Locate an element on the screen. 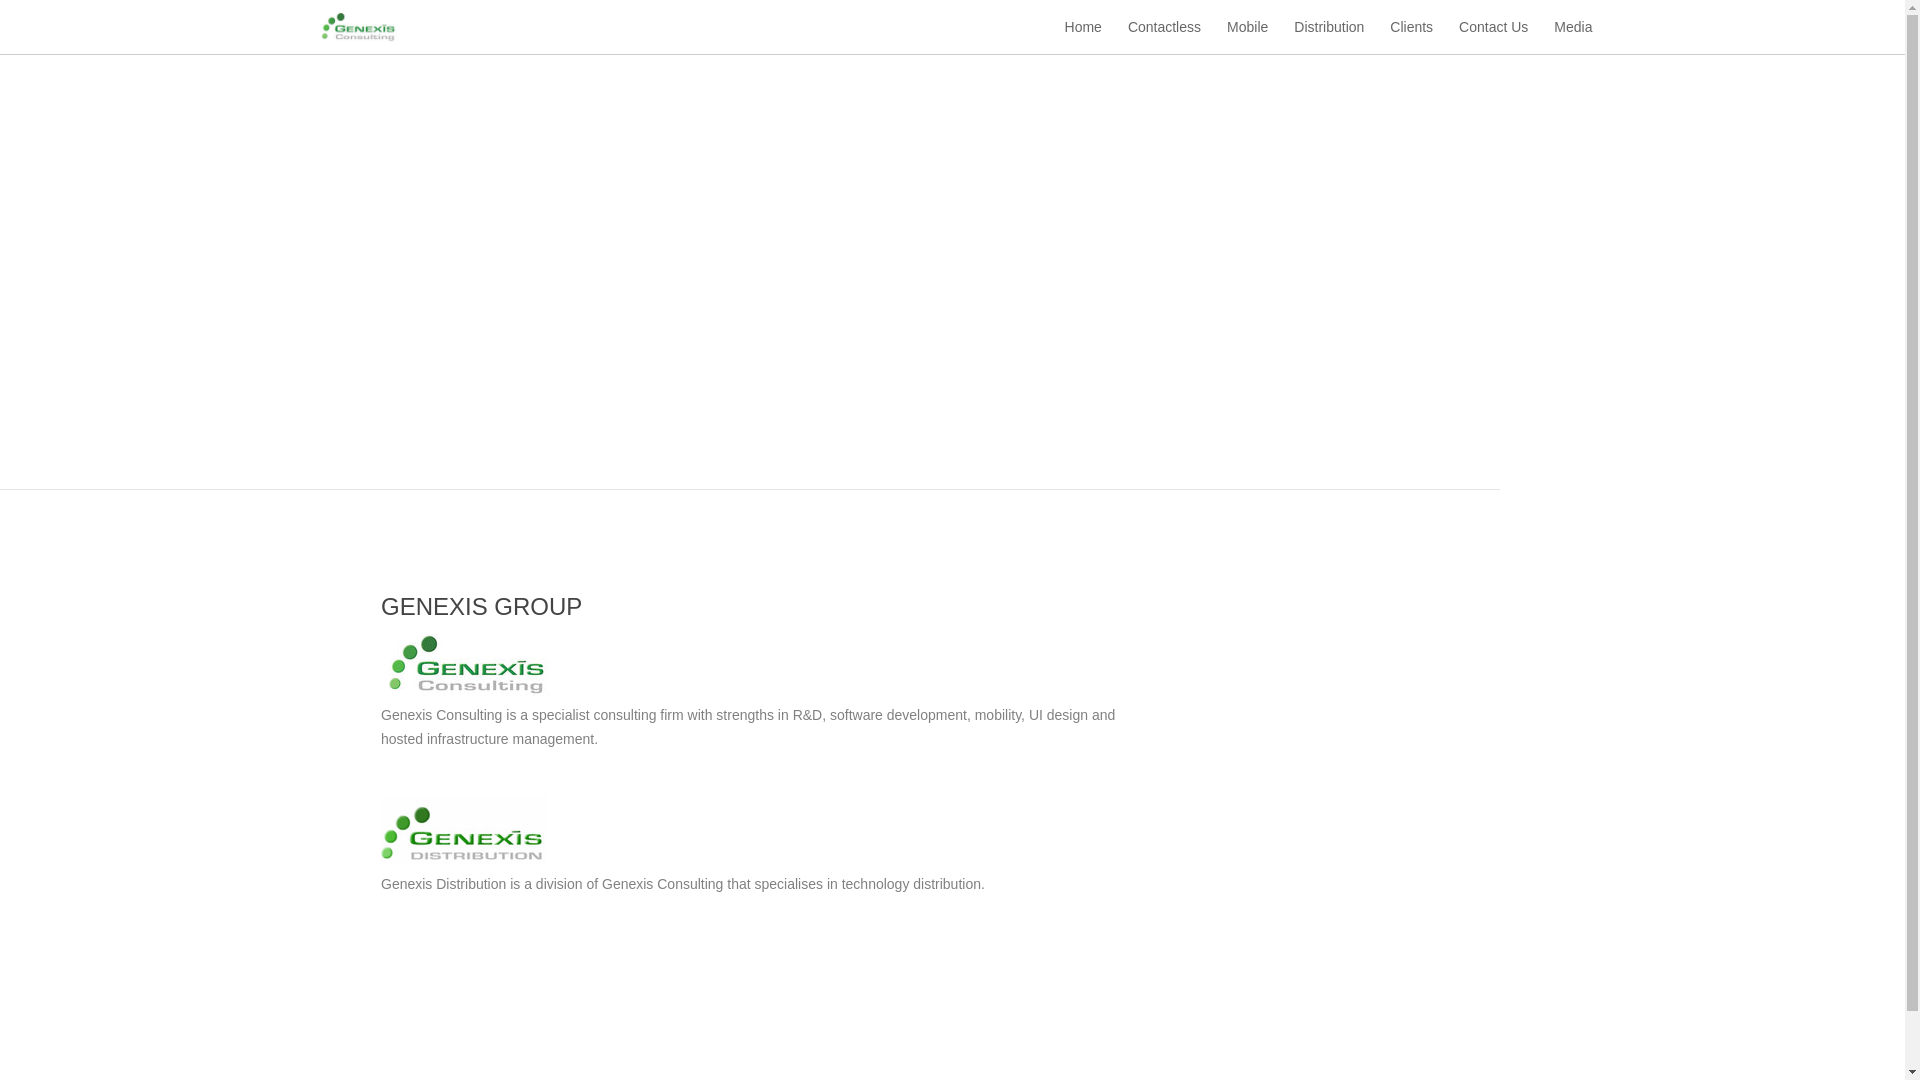 Image resolution: width=1920 pixels, height=1080 pixels. 'Media' is located at coordinates (1572, 37).